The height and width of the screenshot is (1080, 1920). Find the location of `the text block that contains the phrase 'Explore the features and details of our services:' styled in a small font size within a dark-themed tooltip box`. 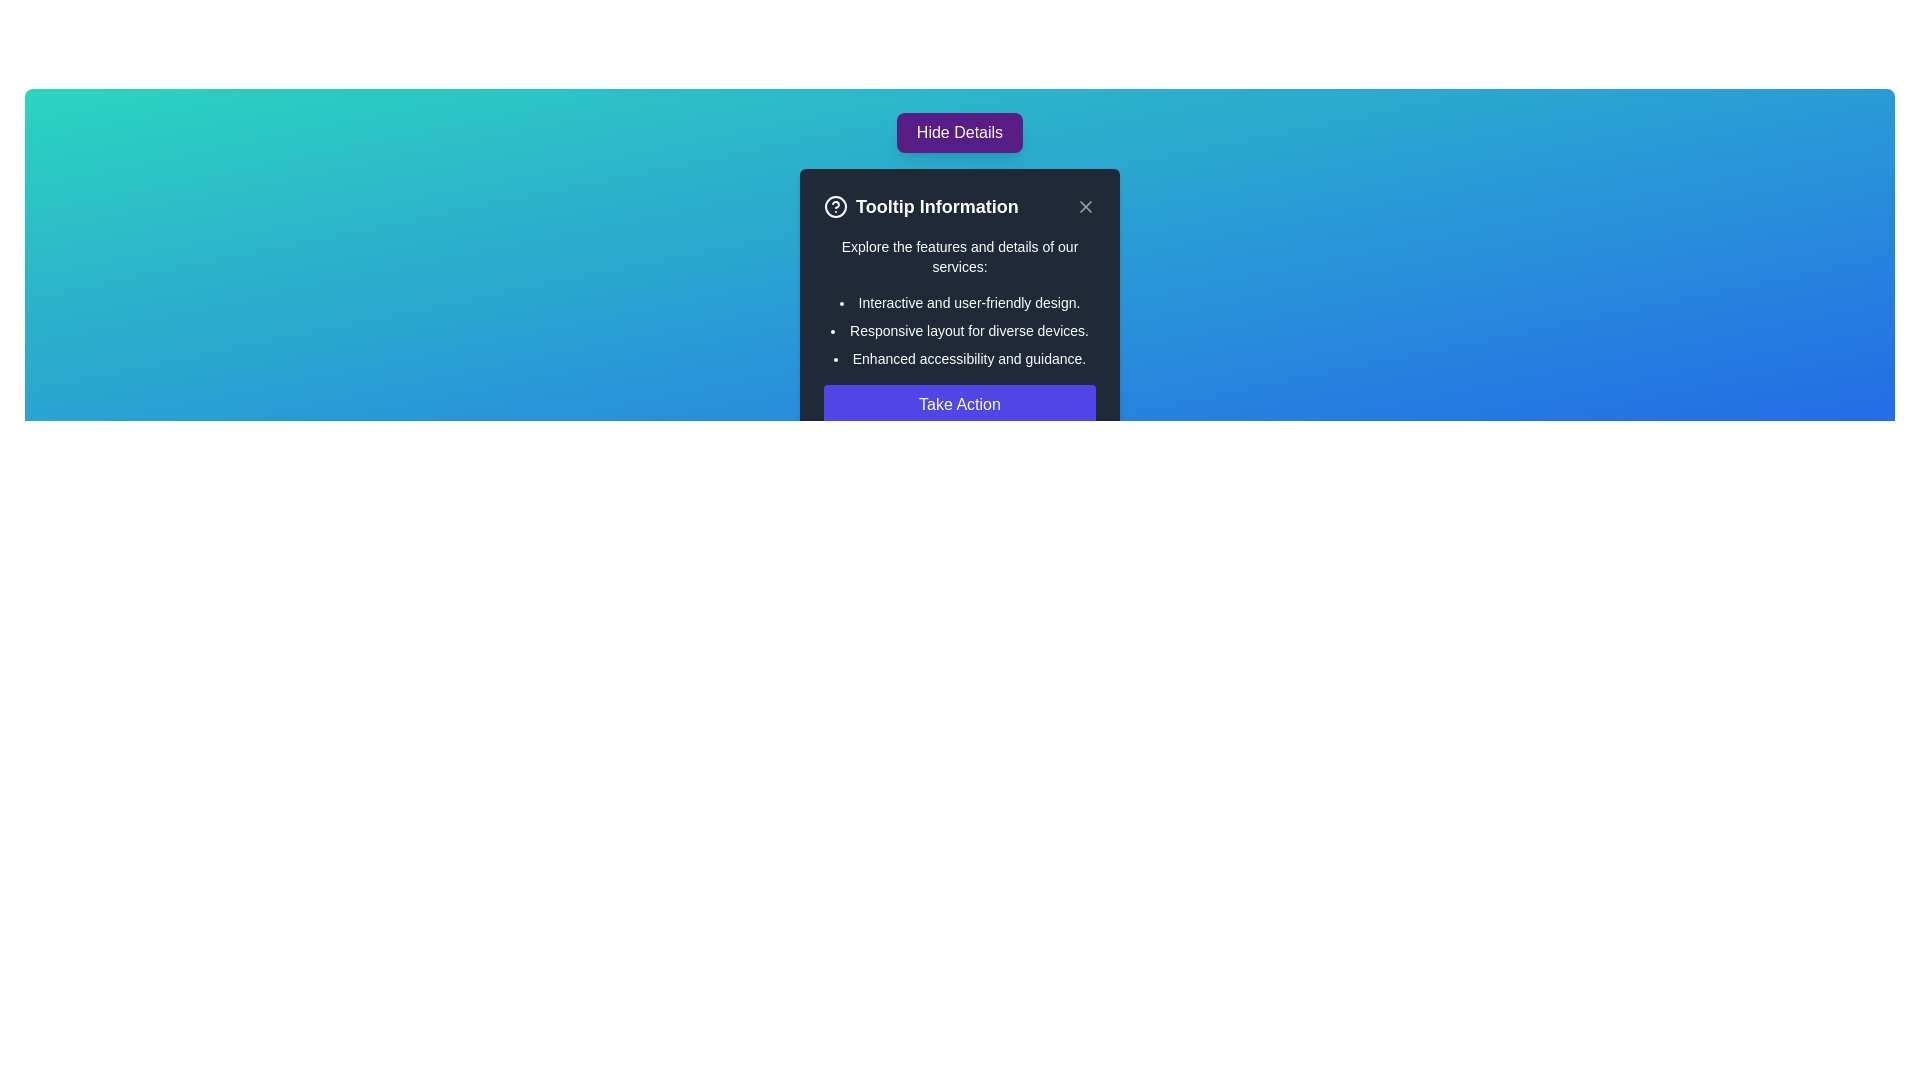

the text block that contains the phrase 'Explore the features and details of our services:' styled in a small font size within a dark-themed tooltip box is located at coordinates (960, 256).